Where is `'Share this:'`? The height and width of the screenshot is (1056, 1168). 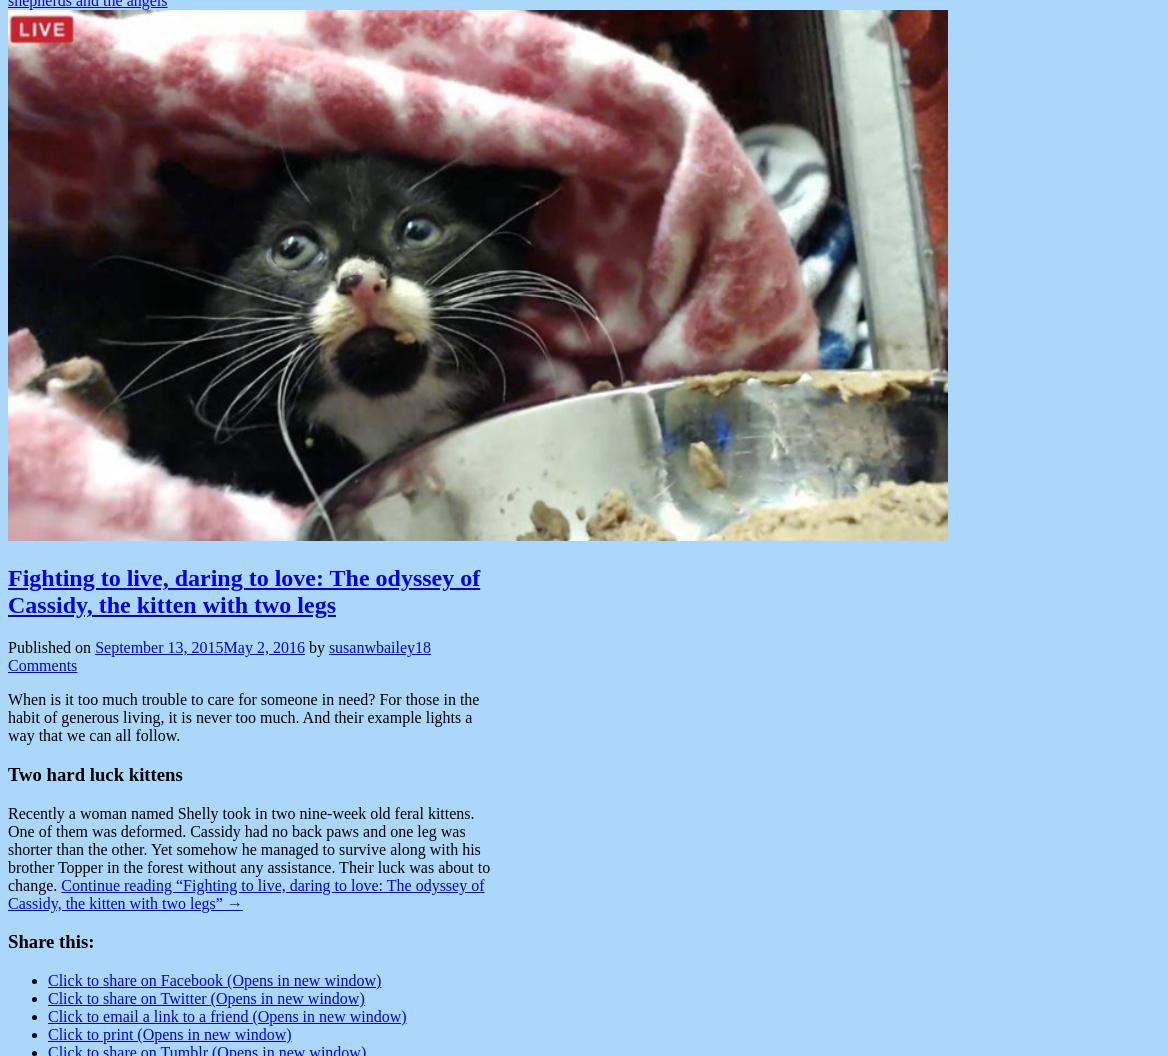
'Share this:' is located at coordinates (51, 941).